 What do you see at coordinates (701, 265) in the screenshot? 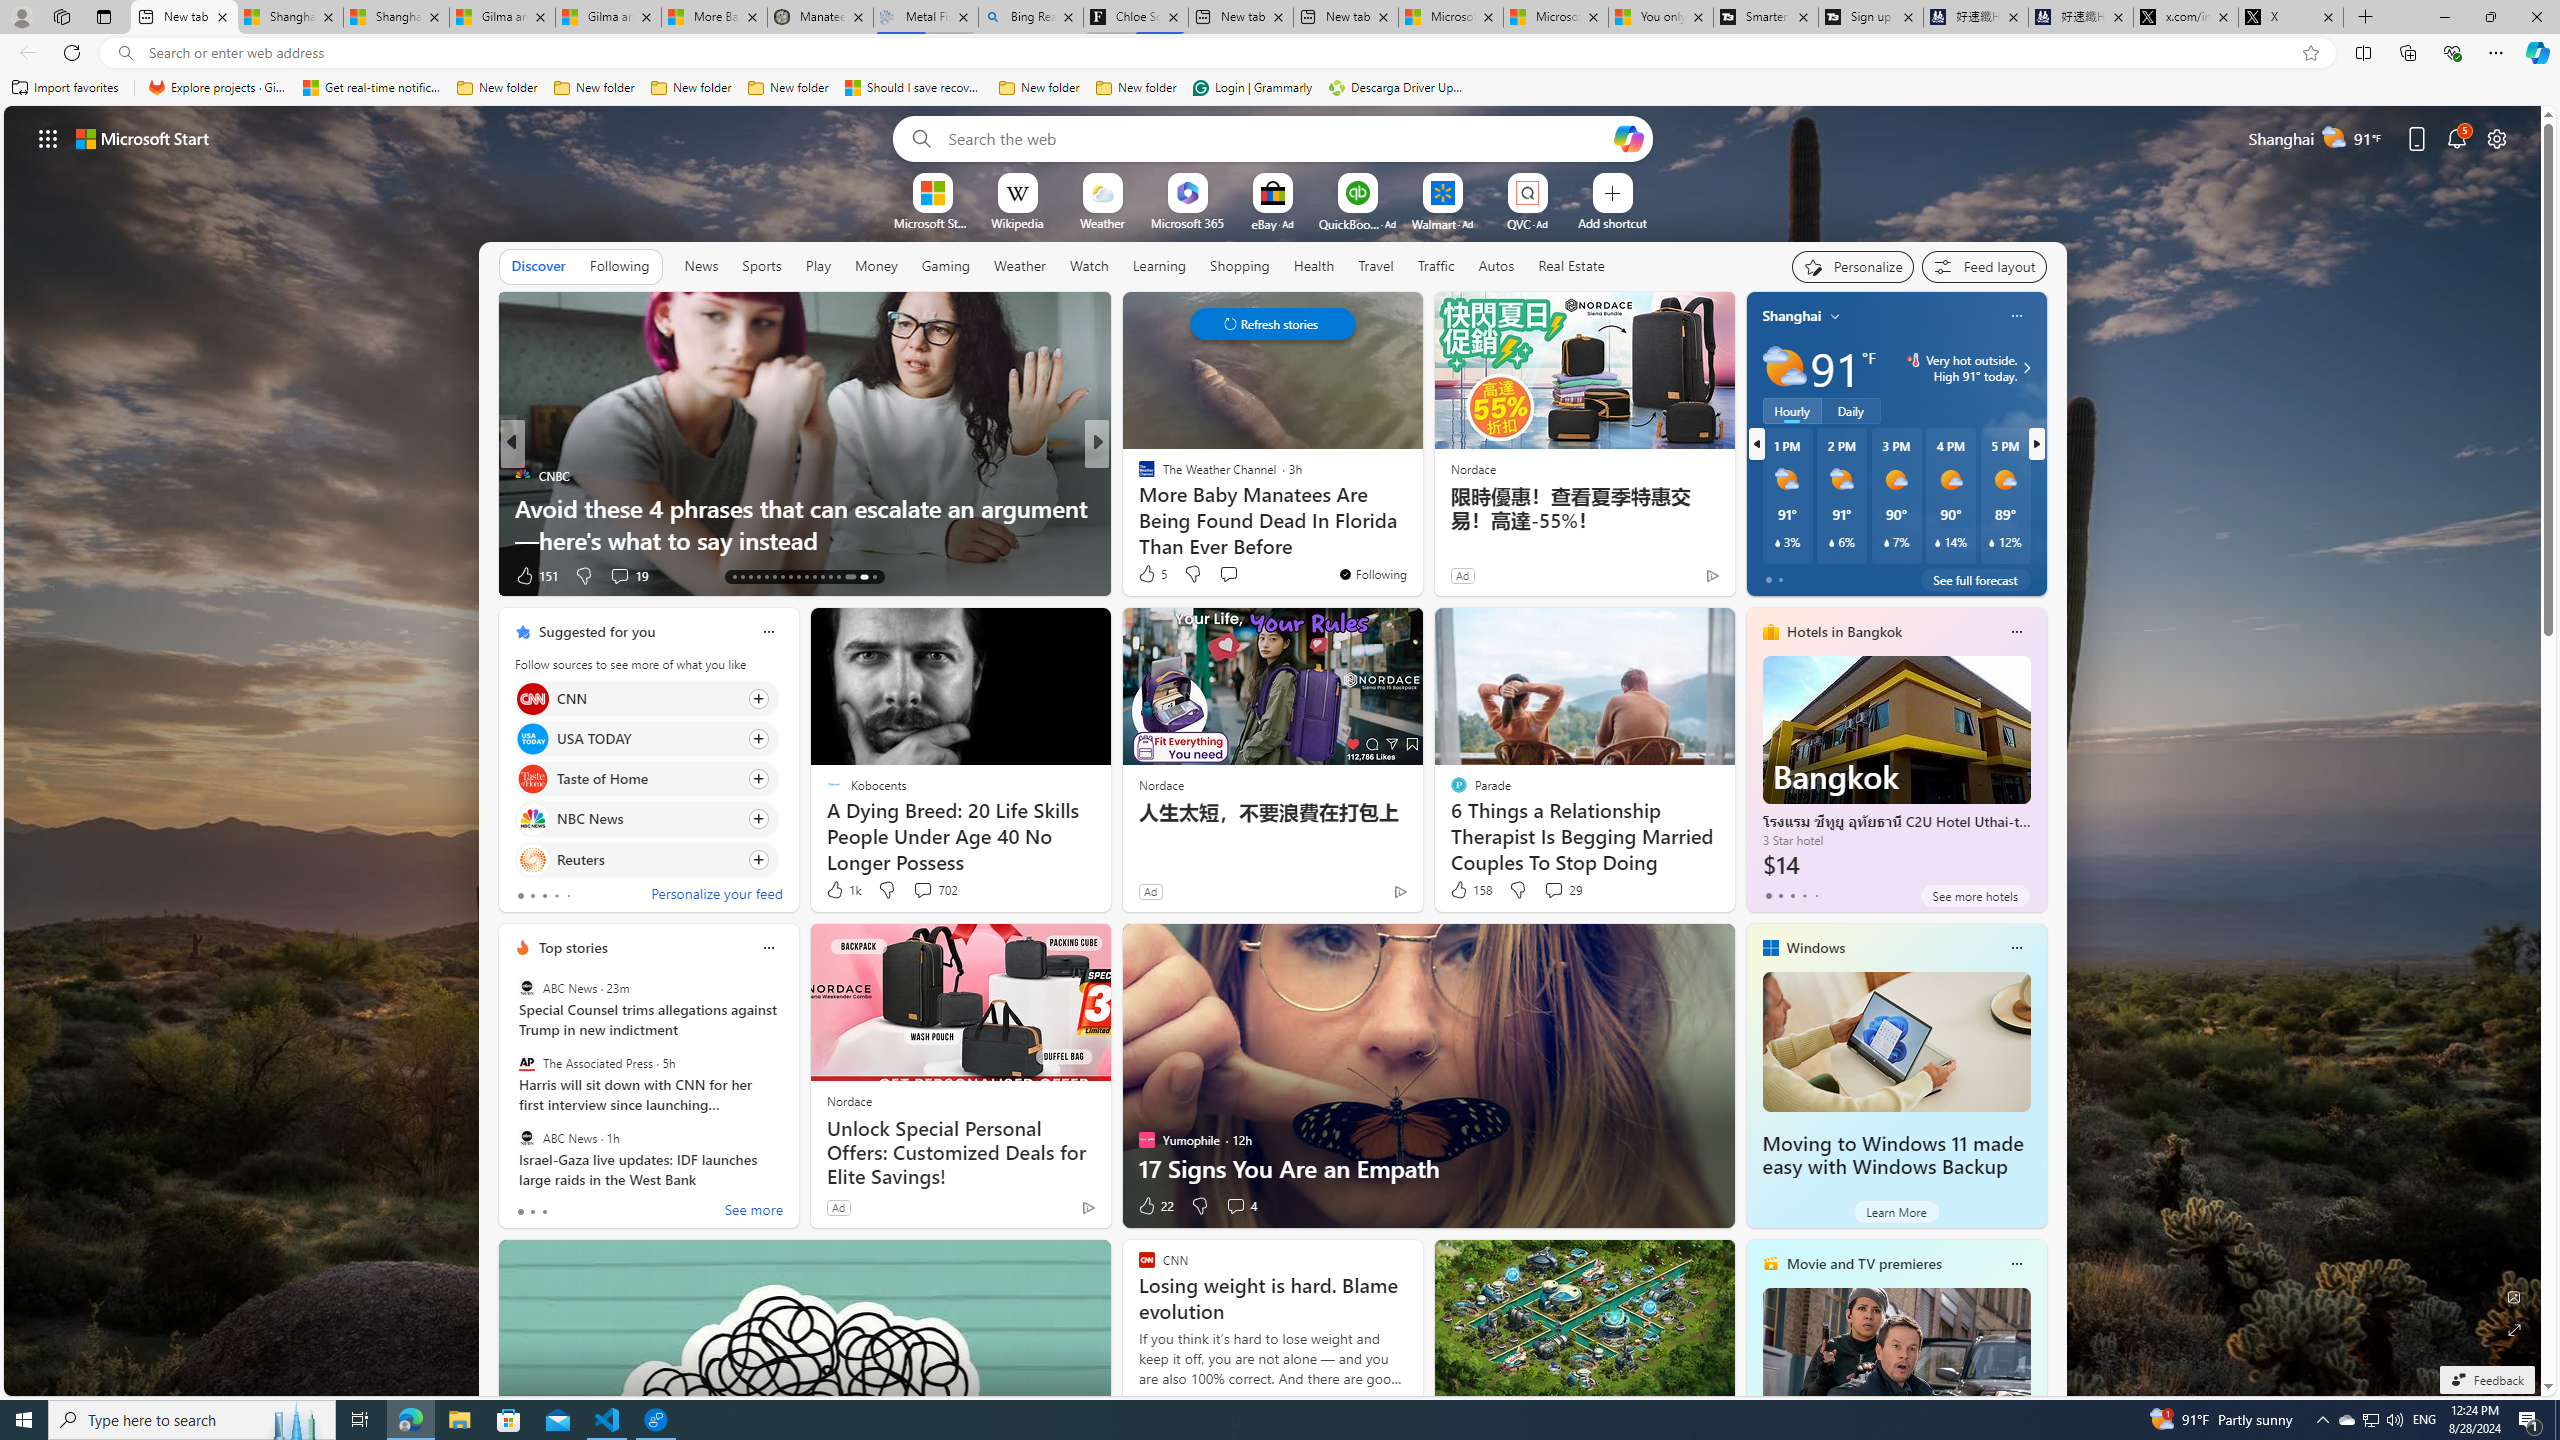
I see `'News'` at bounding box center [701, 265].